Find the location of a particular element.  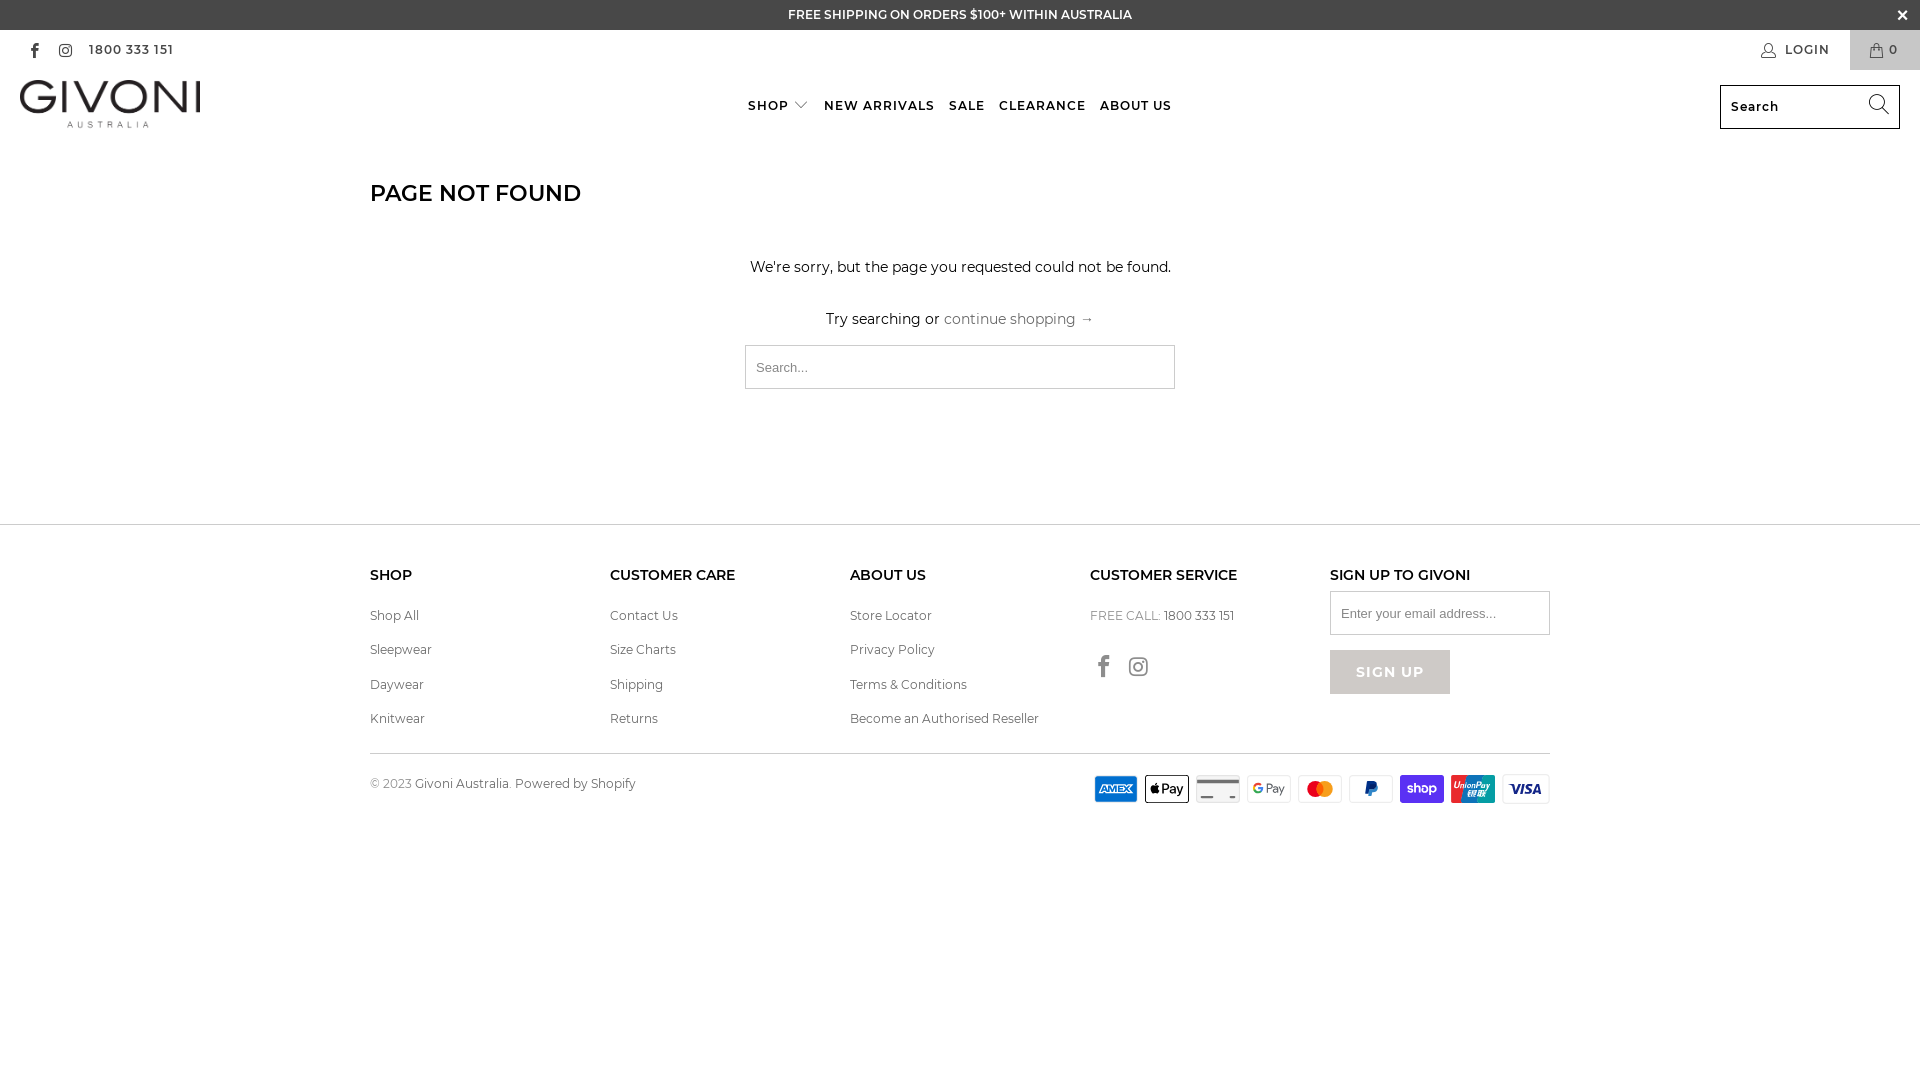

'Daywear' is located at coordinates (397, 683).